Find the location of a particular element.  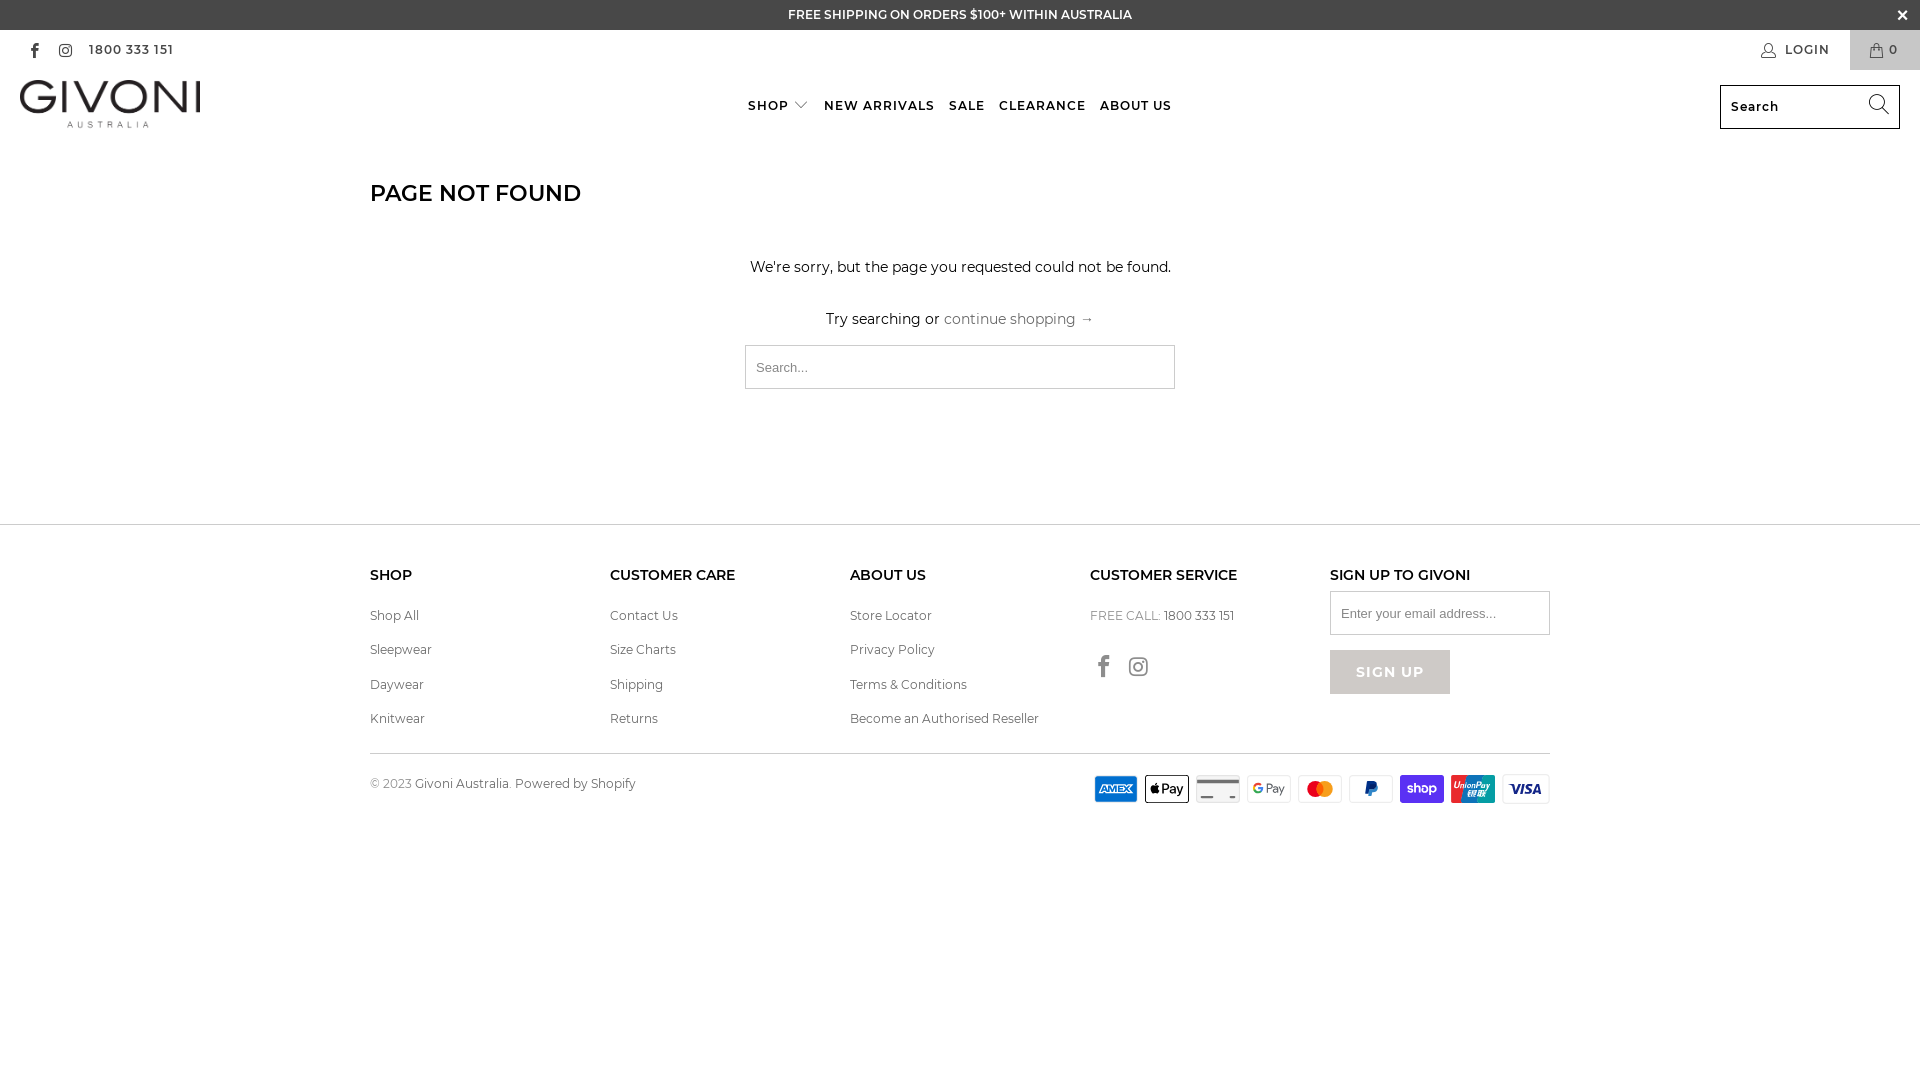

'Daywear' is located at coordinates (397, 683).